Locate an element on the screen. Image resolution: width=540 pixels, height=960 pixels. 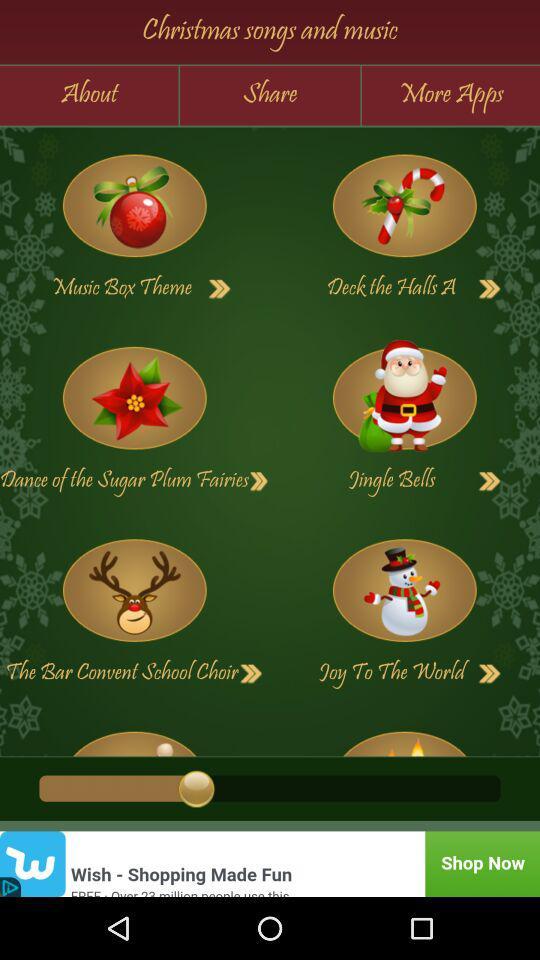
this song is located at coordinates (404, 736).